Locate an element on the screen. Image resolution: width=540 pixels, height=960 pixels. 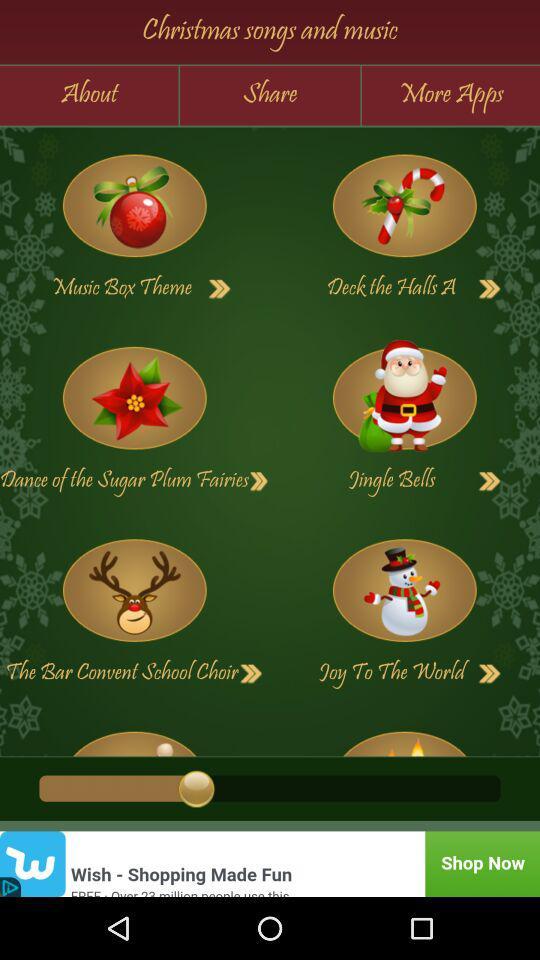
this song is located at coordinates (404, 736).